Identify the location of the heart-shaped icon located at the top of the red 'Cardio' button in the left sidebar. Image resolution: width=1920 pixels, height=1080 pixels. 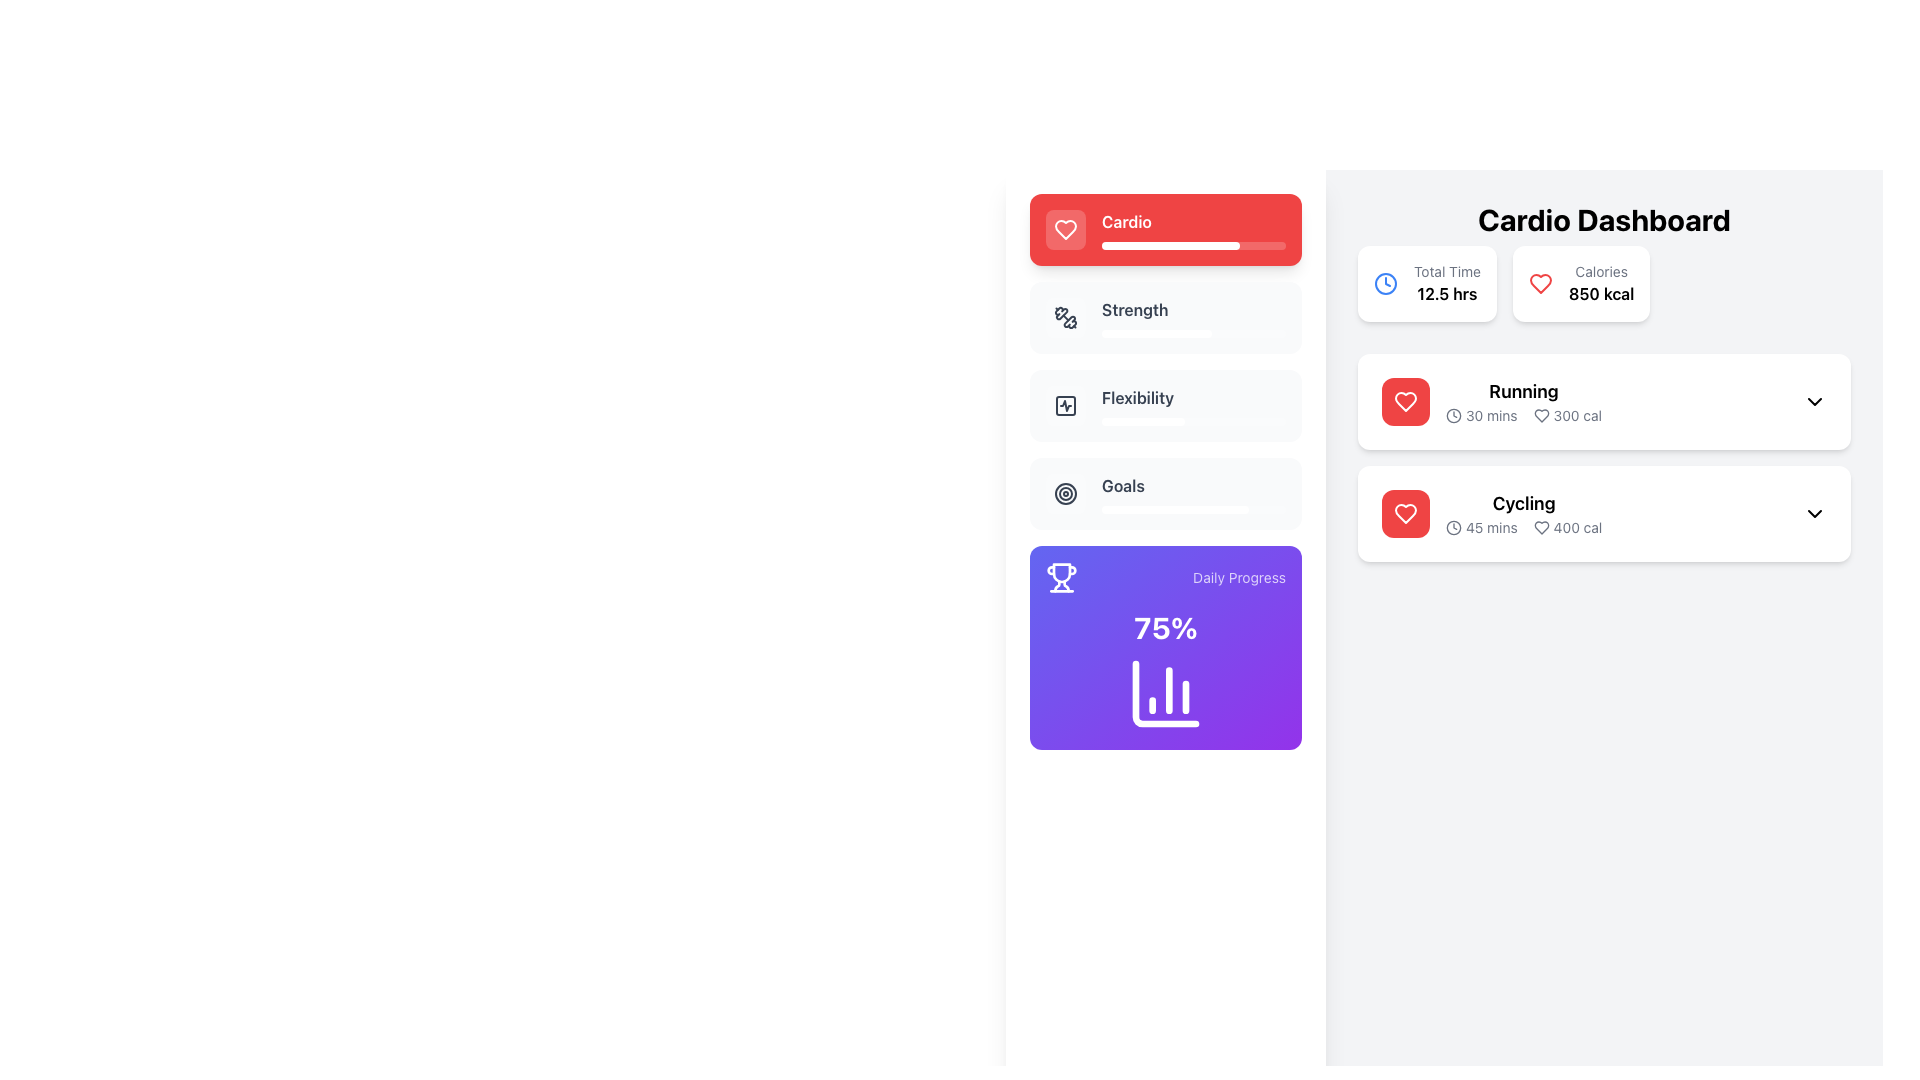
(1405, 512).